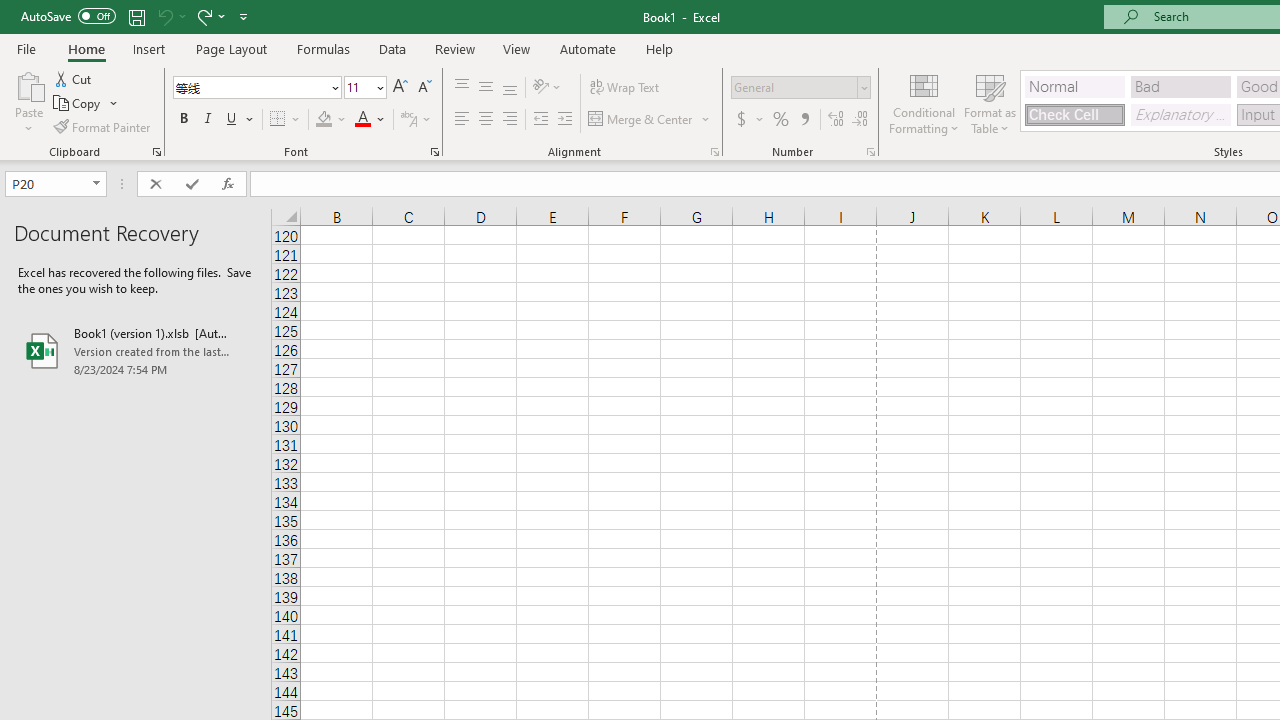  Describe the element at coordinates (285, 119) in the screenshot. I see `'Borders'` at that location.